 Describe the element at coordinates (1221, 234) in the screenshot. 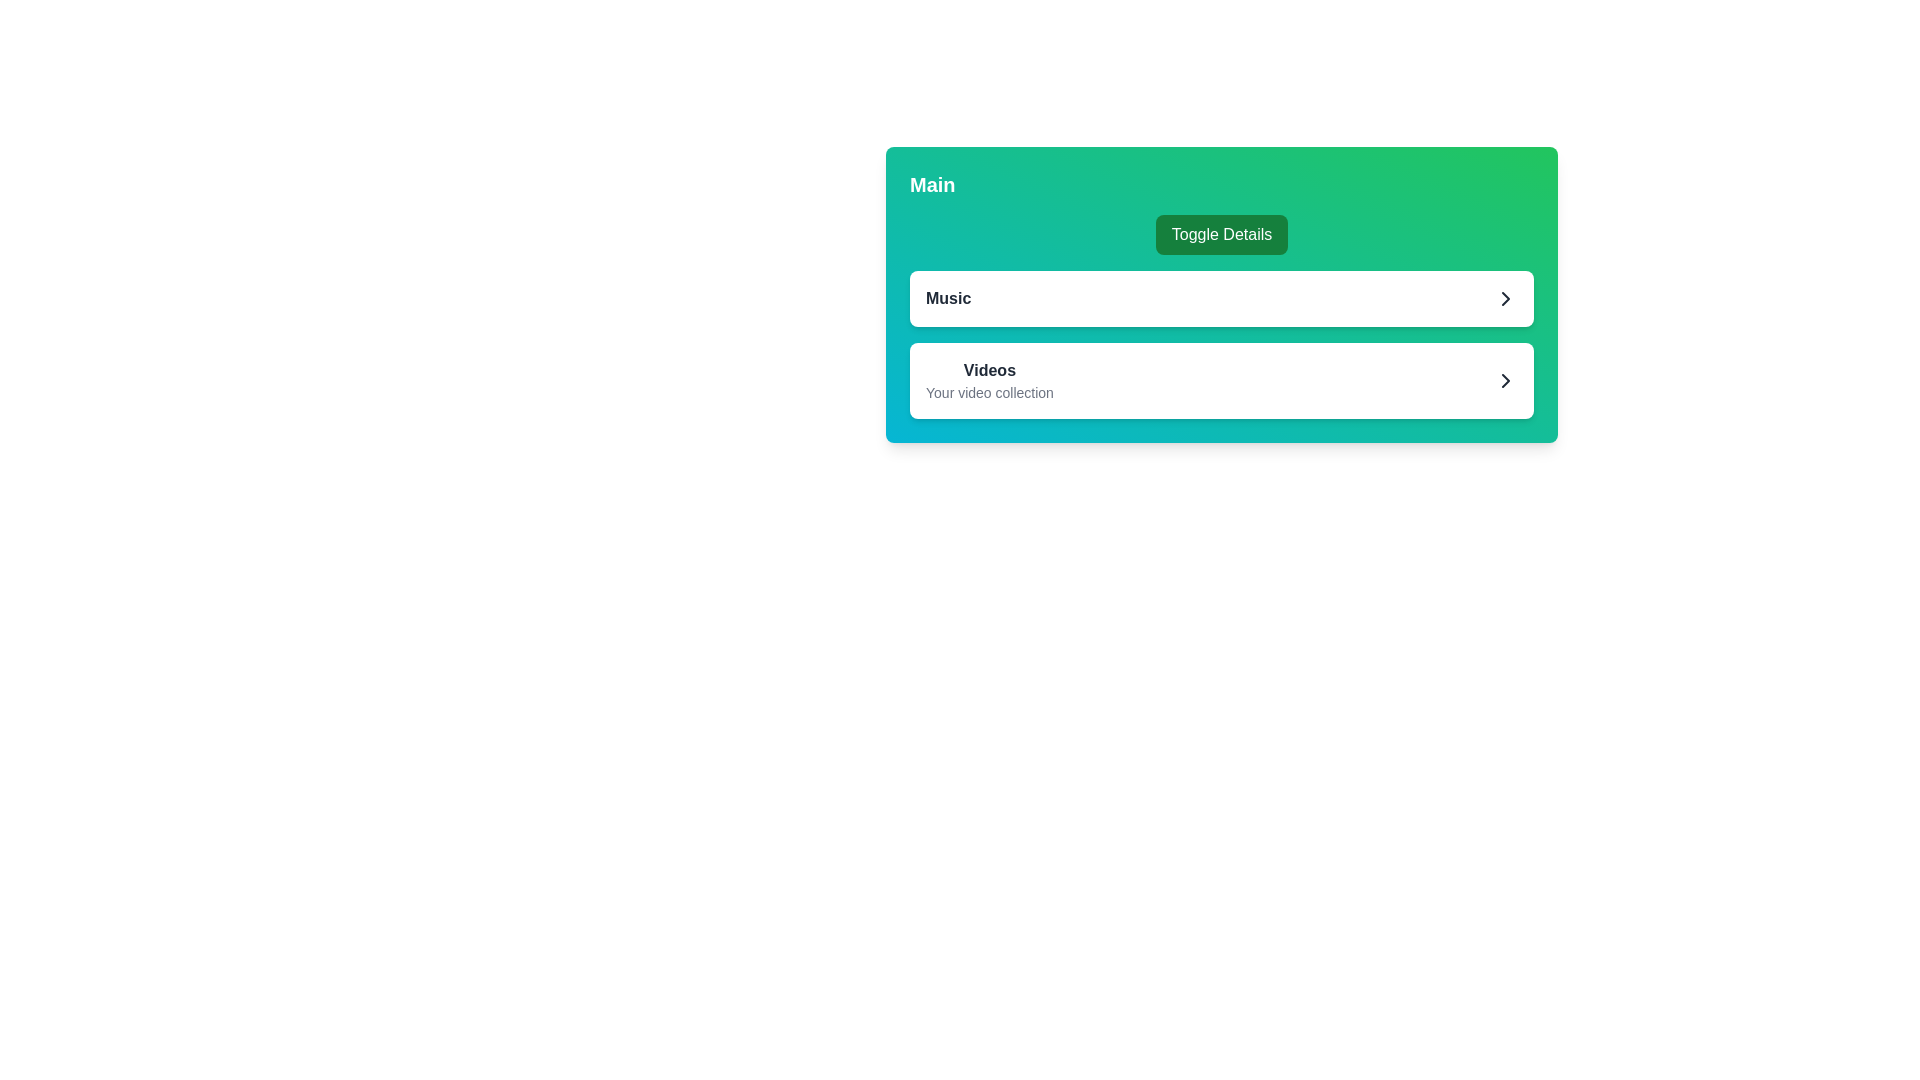

I see `the green button labeled 'Toggle Details'` at that location.